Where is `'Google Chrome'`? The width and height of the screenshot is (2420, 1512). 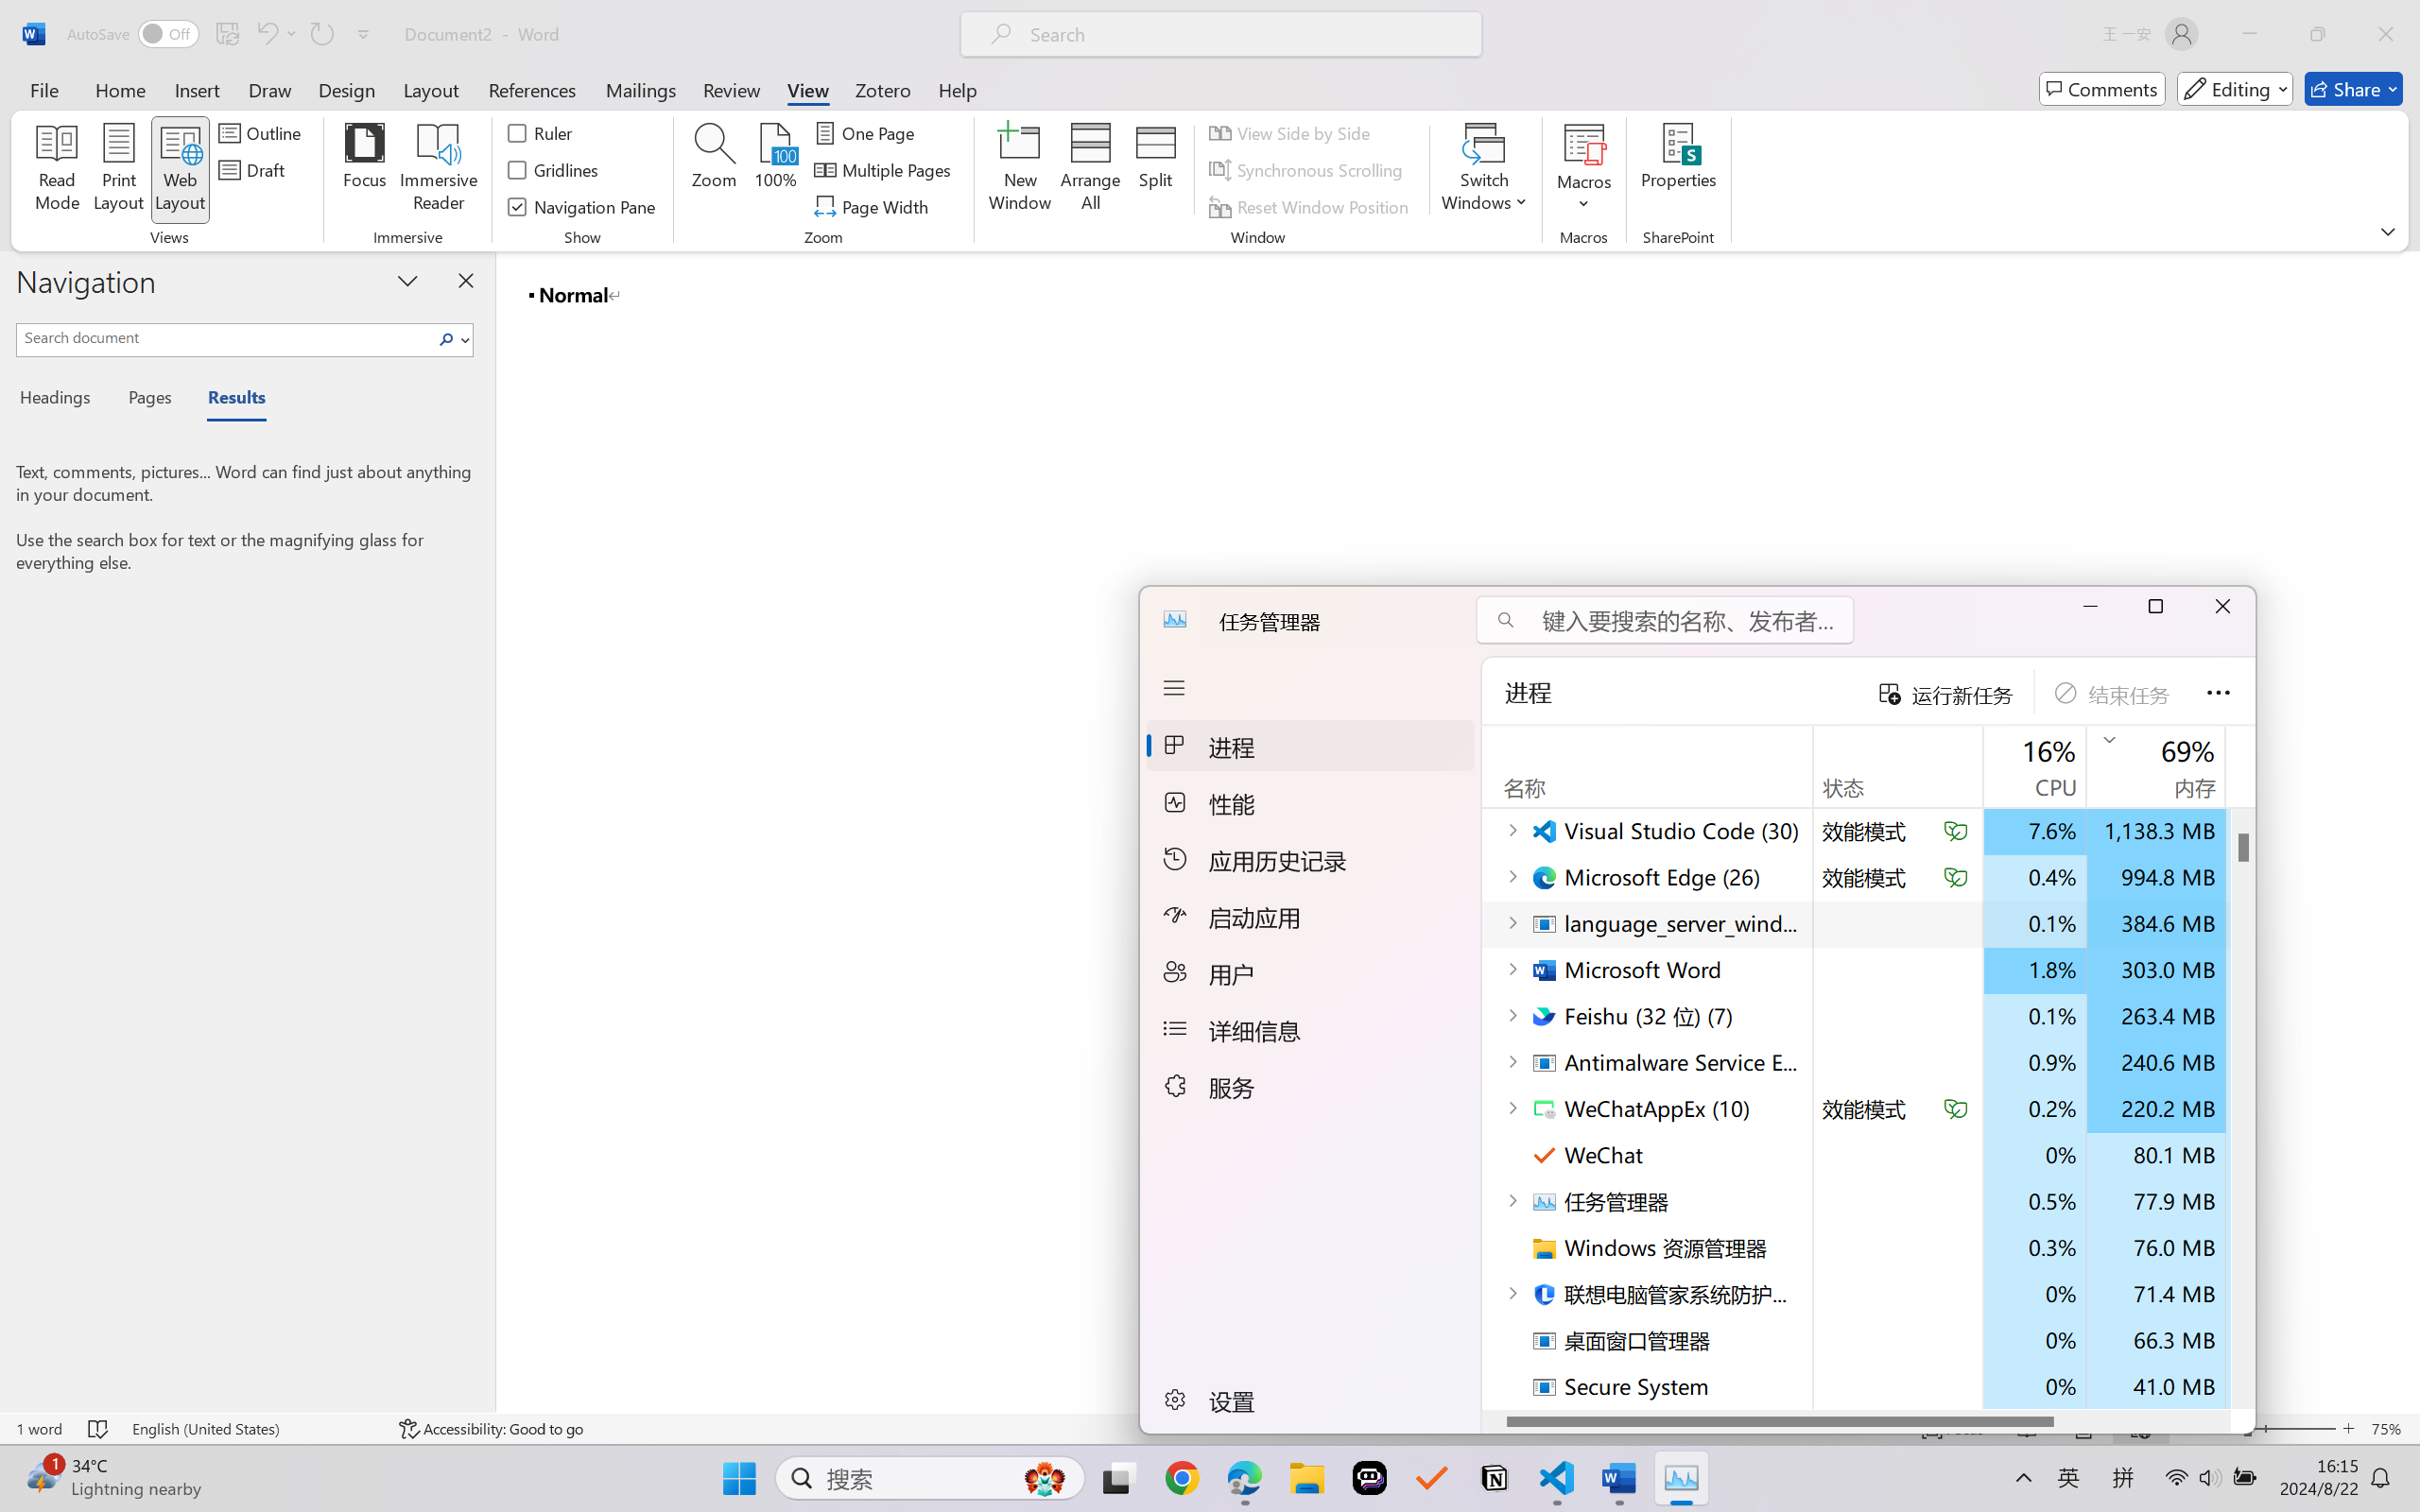
'Google Chrome' is located at coordinates (1182, 1478).